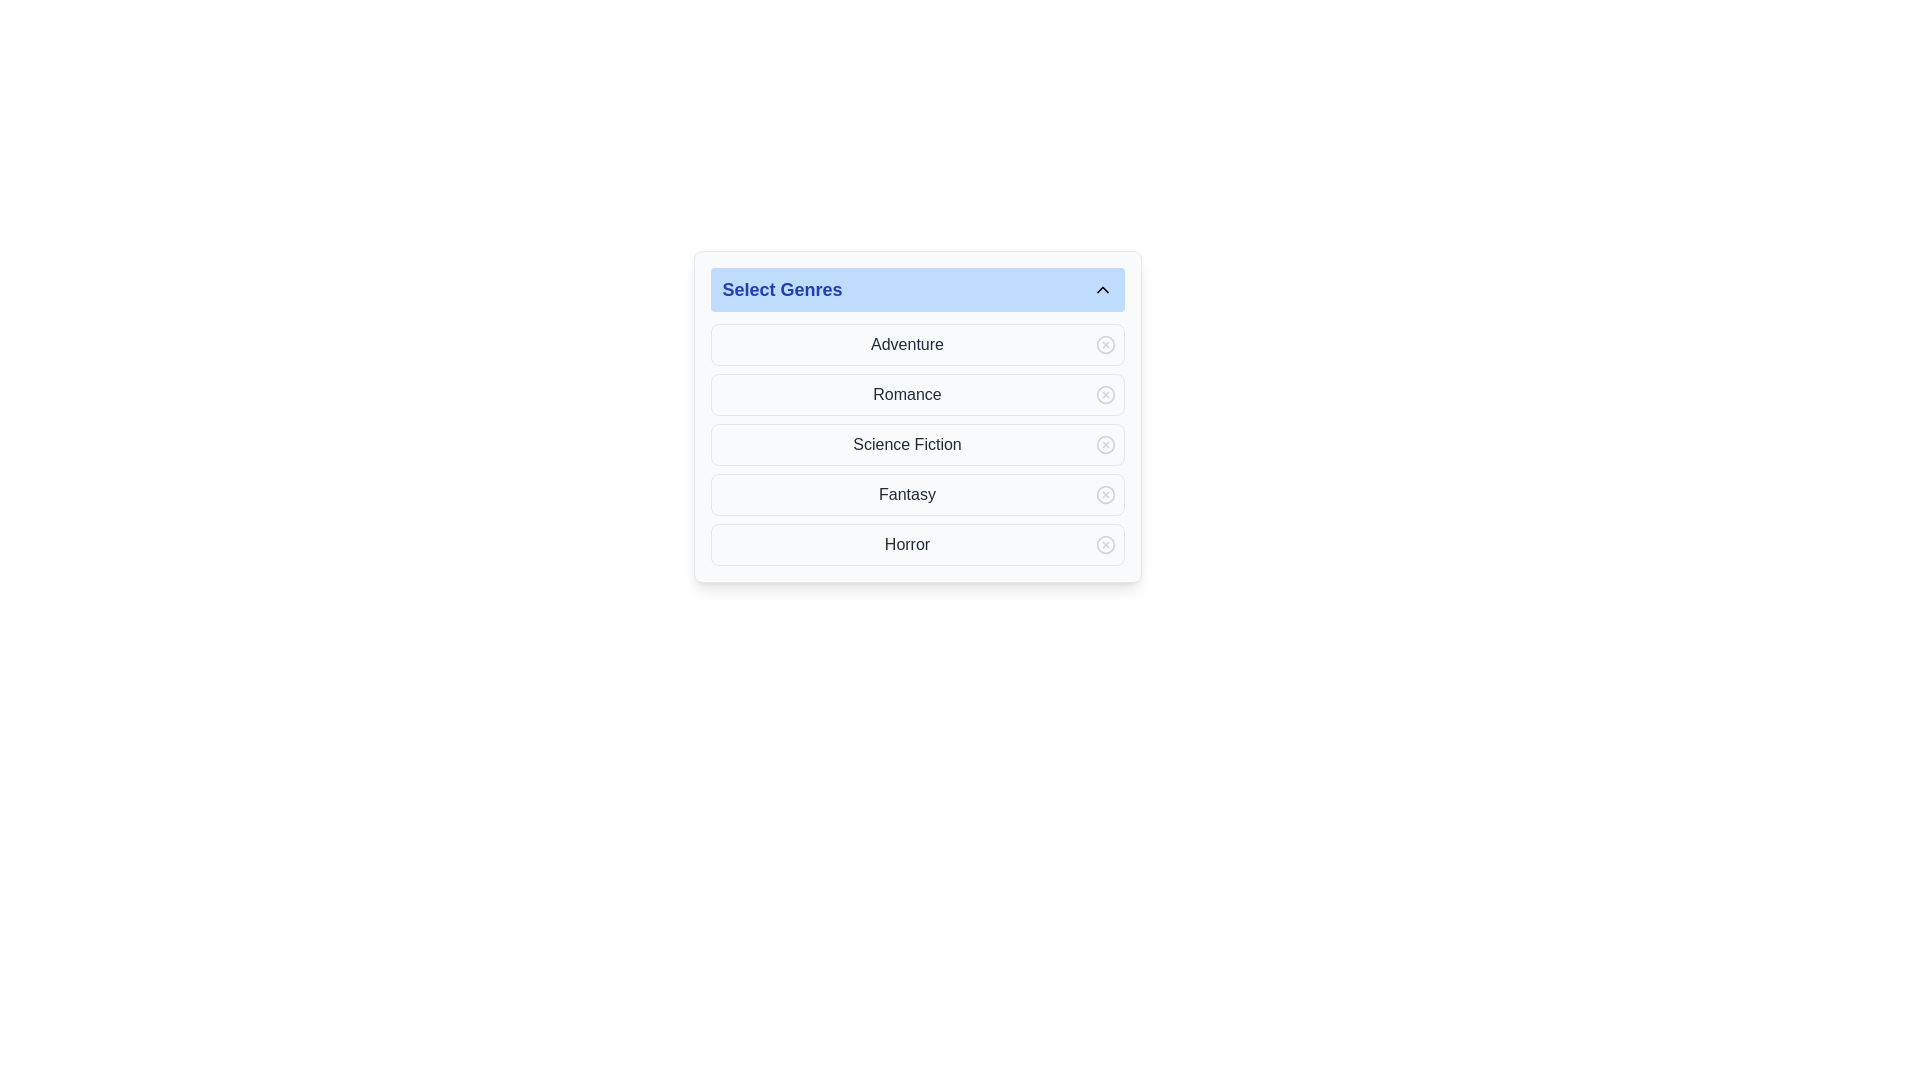 The width and height of the screenshot is (1920, 1080). Describe the element at coordinates (916, 394) in the screenshot. I see `the second list item labeled 'Romance' within the 'Select Genres' panel` at that location.